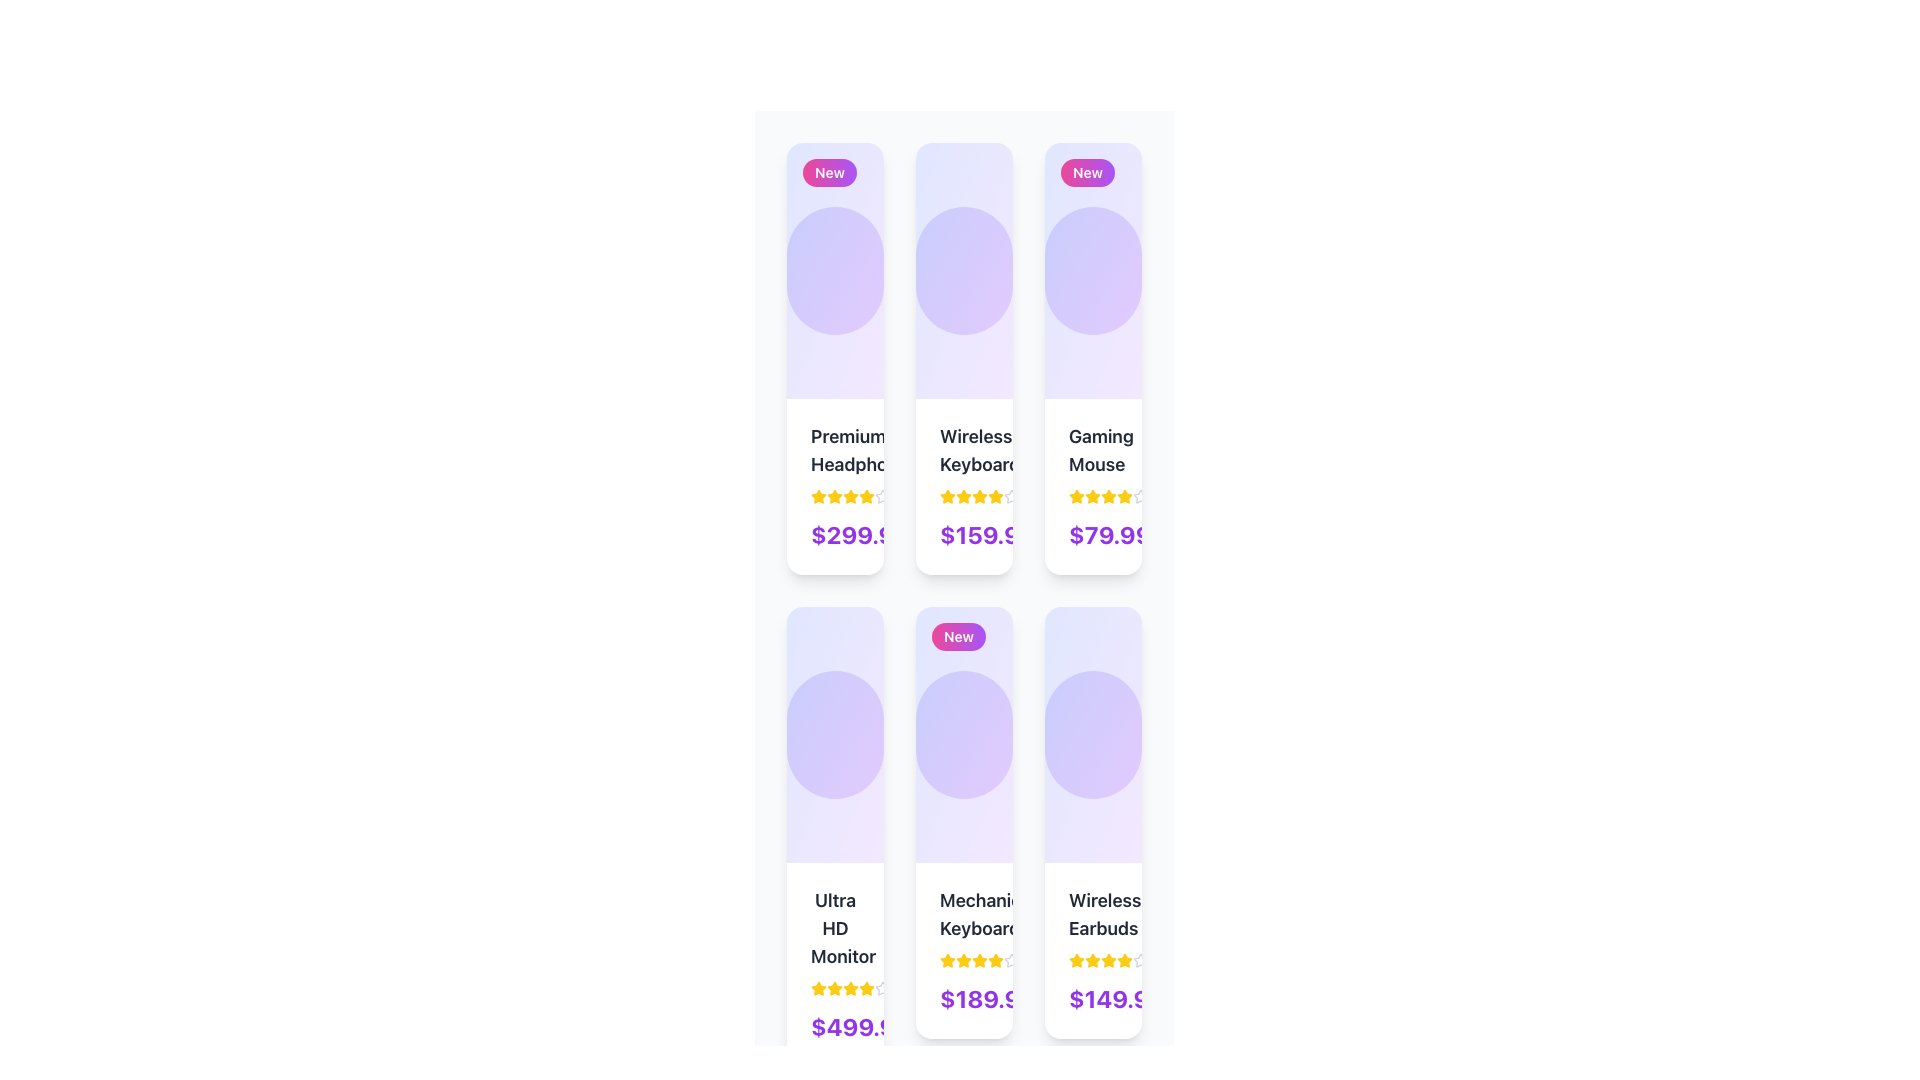 Image resolution: width=1920 pixels, height=1080 pixels. What do you see at coordinates (964, 999) in the screenshot?
I see `the price text label located at the bottom section of the card for the 'Mechanical Keyboard' product, which is situated just below the rating stars and above the card's base` at bounding box center [964, 999].